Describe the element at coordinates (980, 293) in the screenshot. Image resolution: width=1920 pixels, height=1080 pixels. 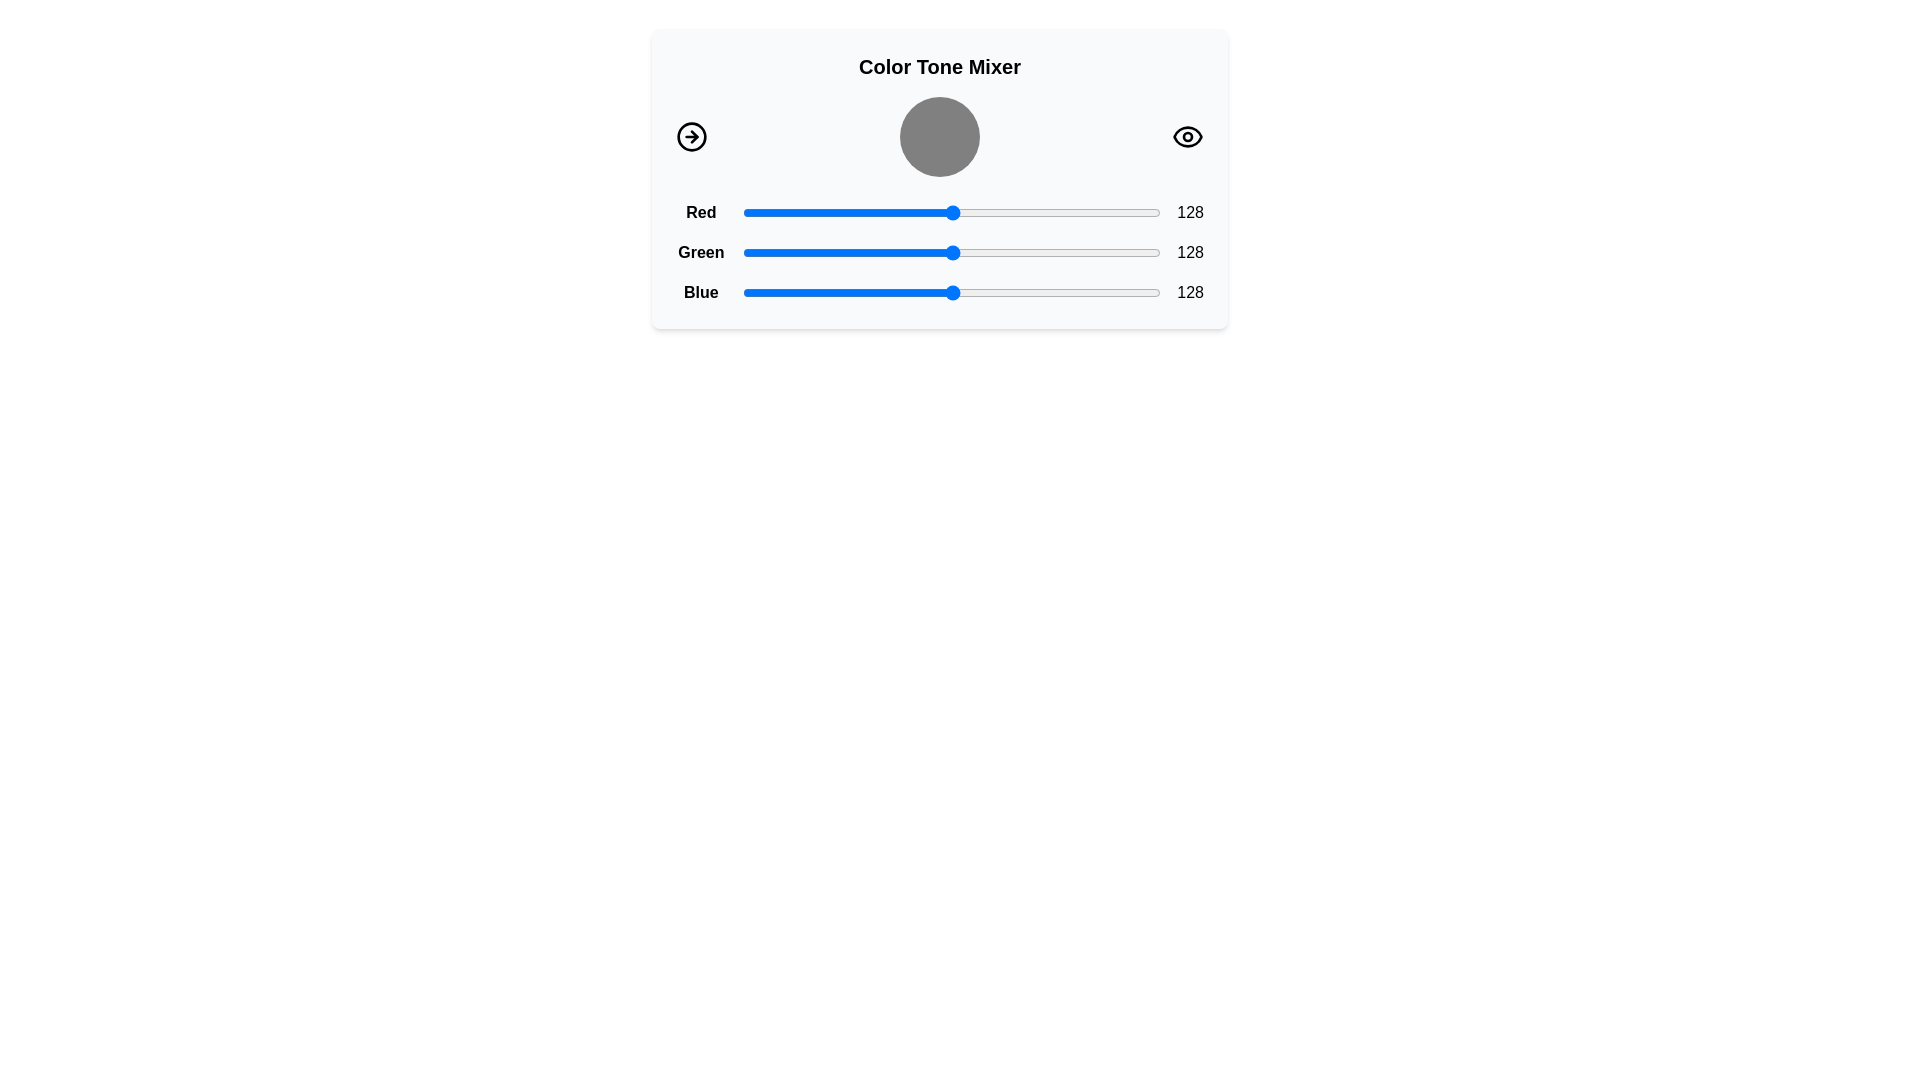
I see `the slider value` at that location.